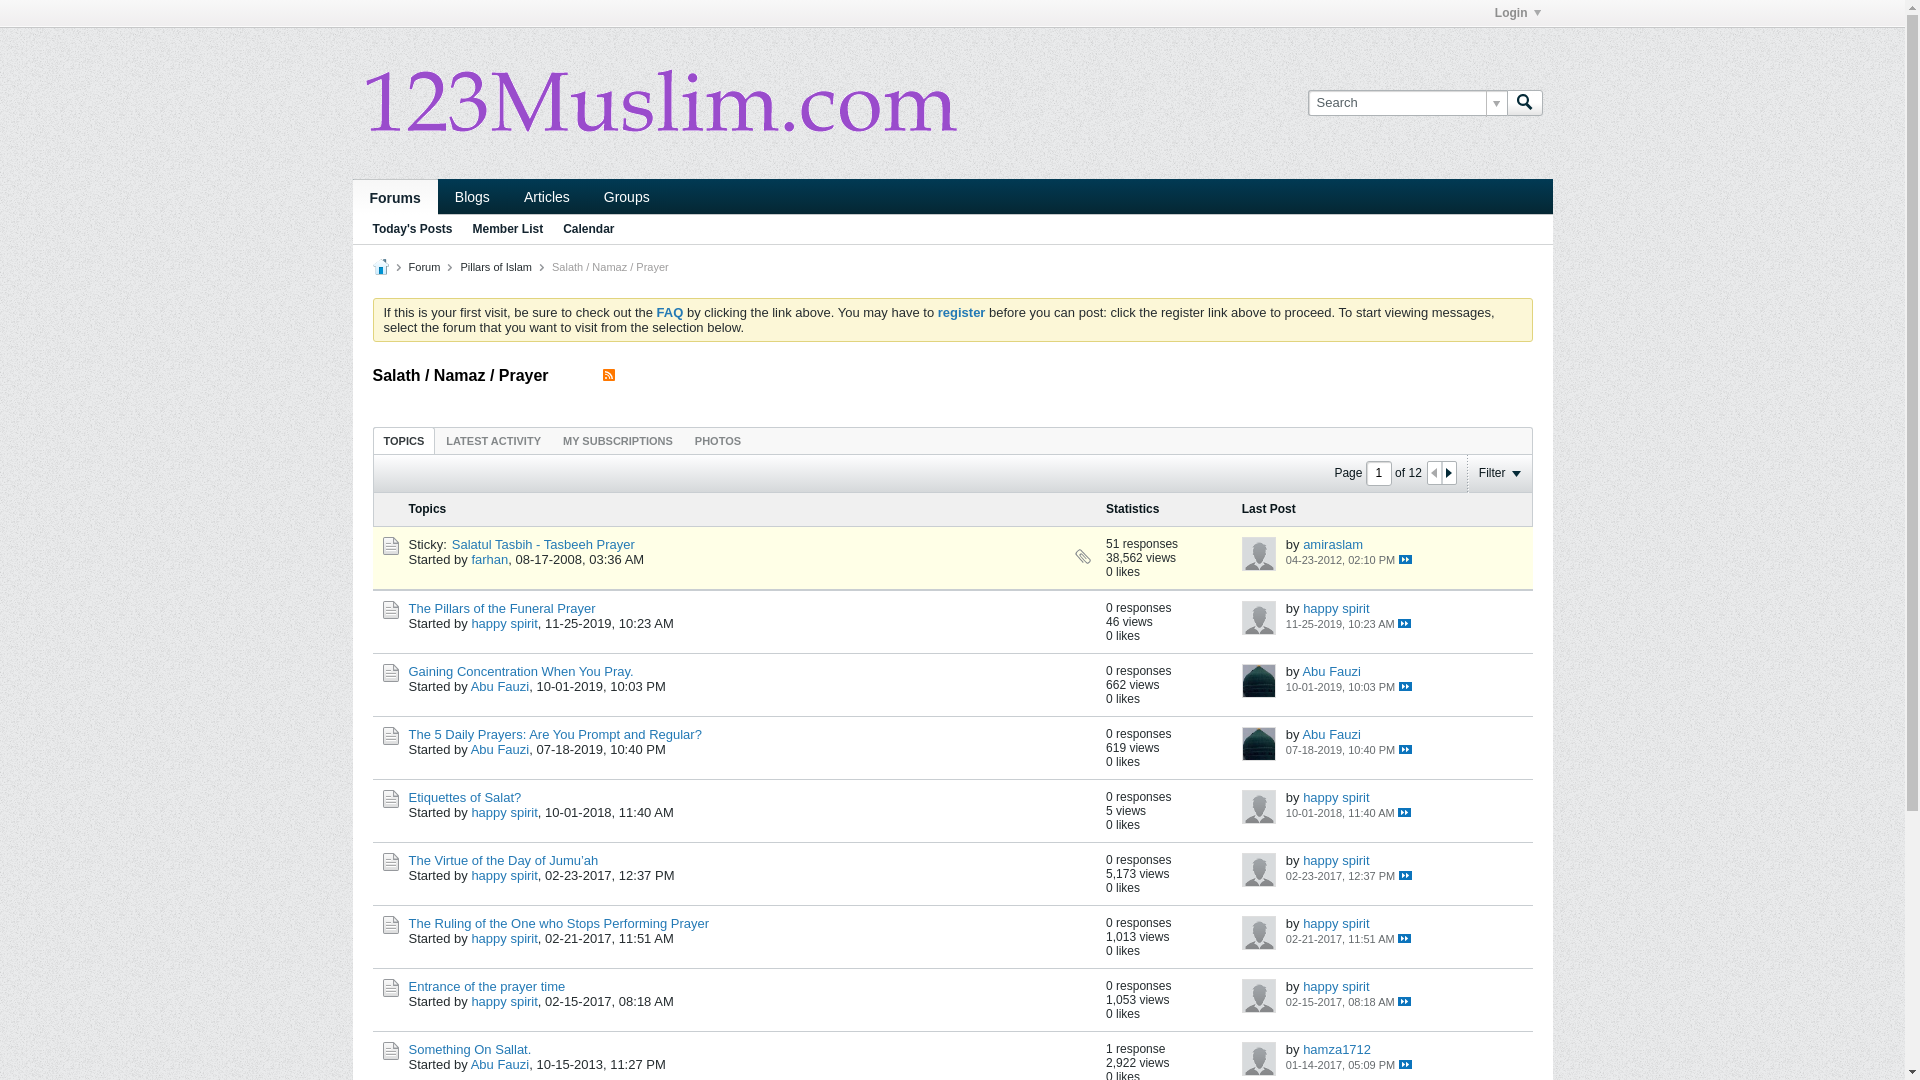 The image size is (1920, 1080). I want to click on 'hamza1712', so click(1337, 1048).